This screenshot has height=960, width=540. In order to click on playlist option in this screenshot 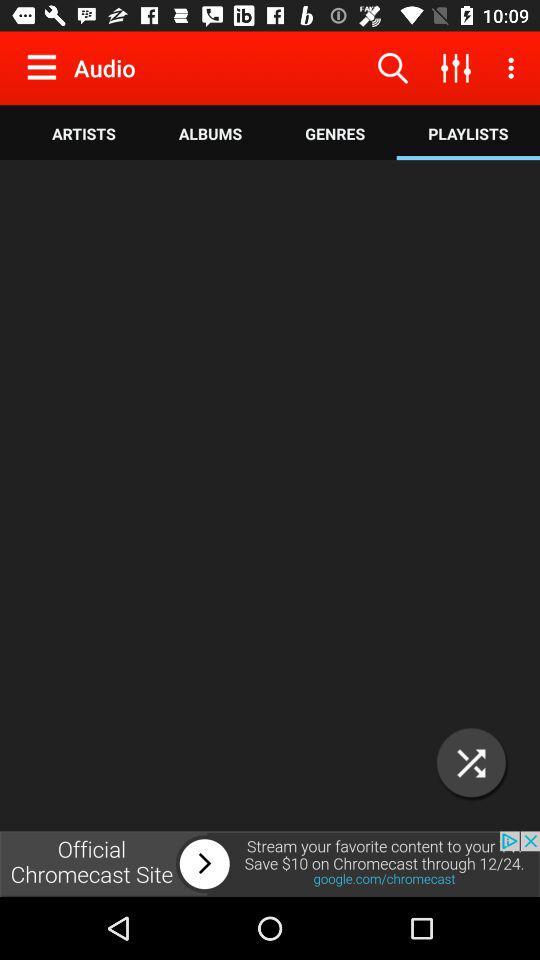, I will do `click(471, 762)`.